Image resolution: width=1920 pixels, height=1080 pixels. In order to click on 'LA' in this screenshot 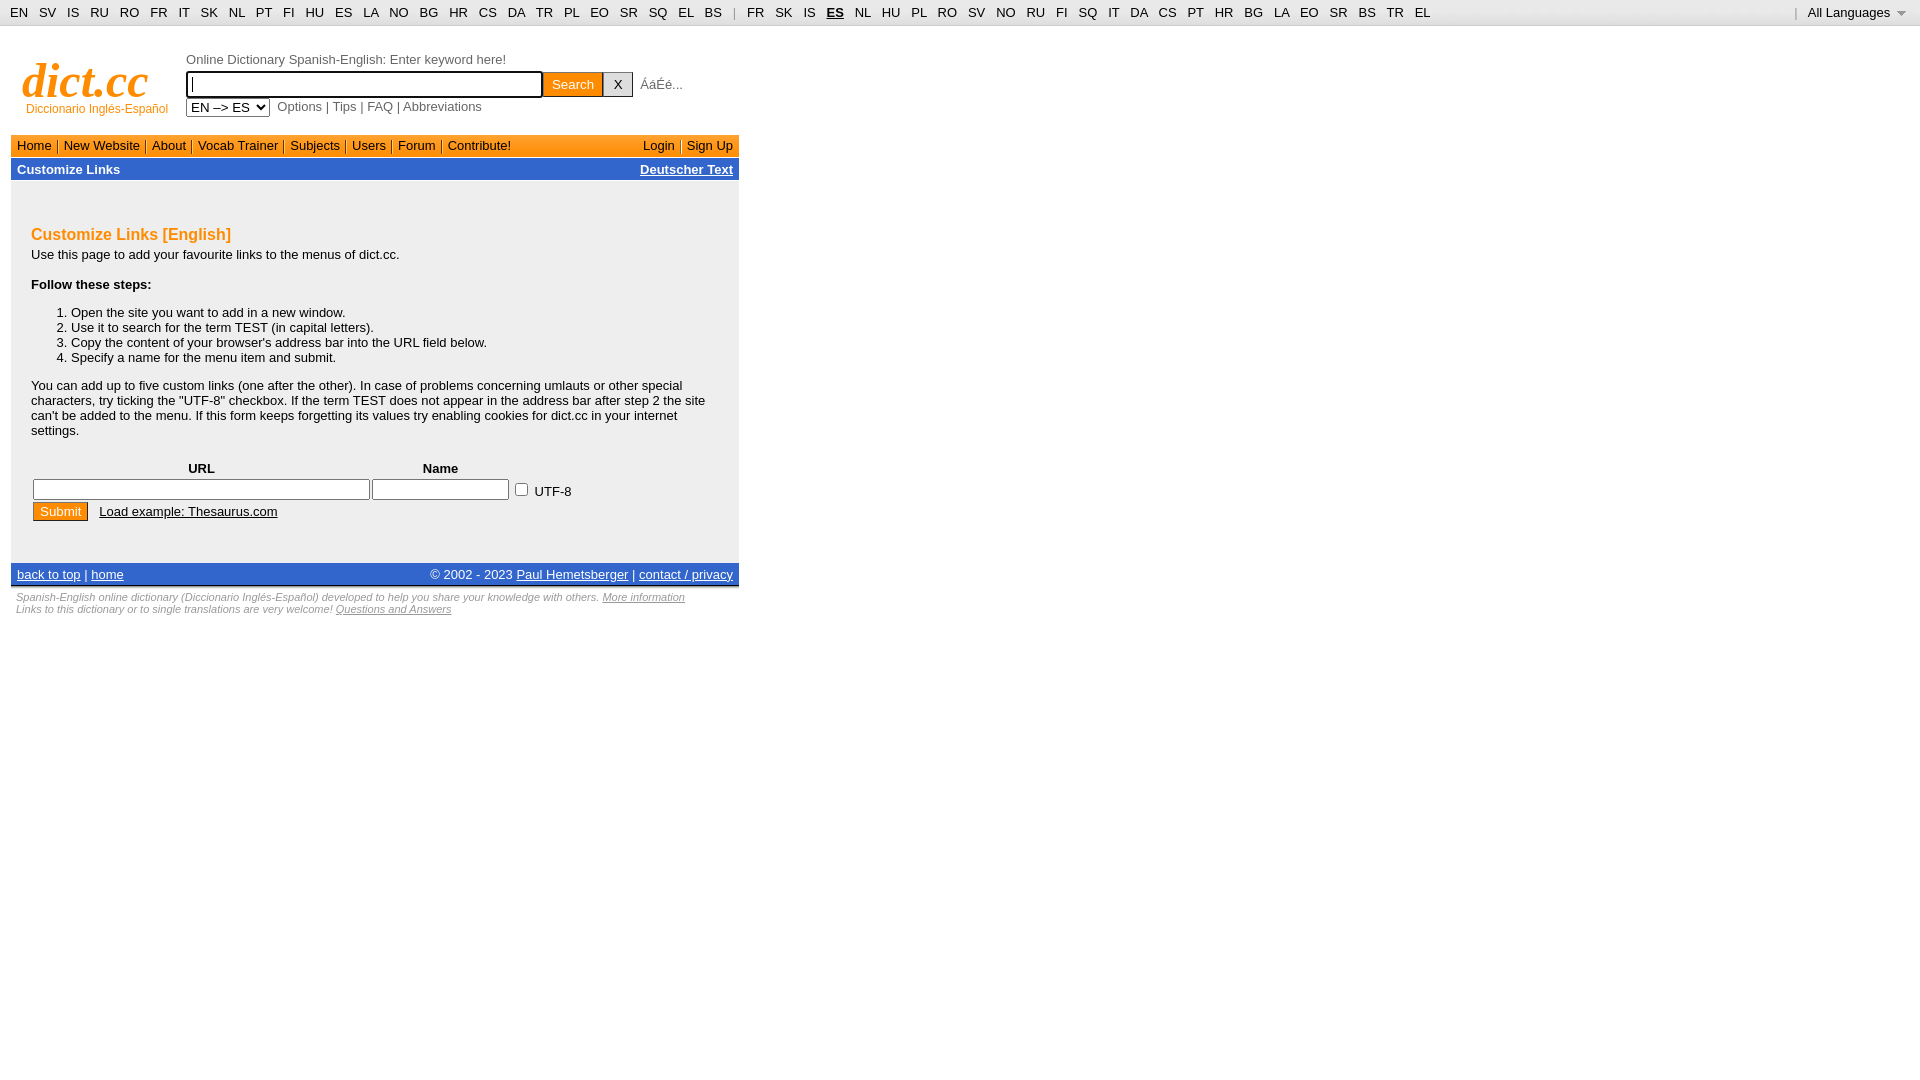, I will do `click(1272, 12)`.